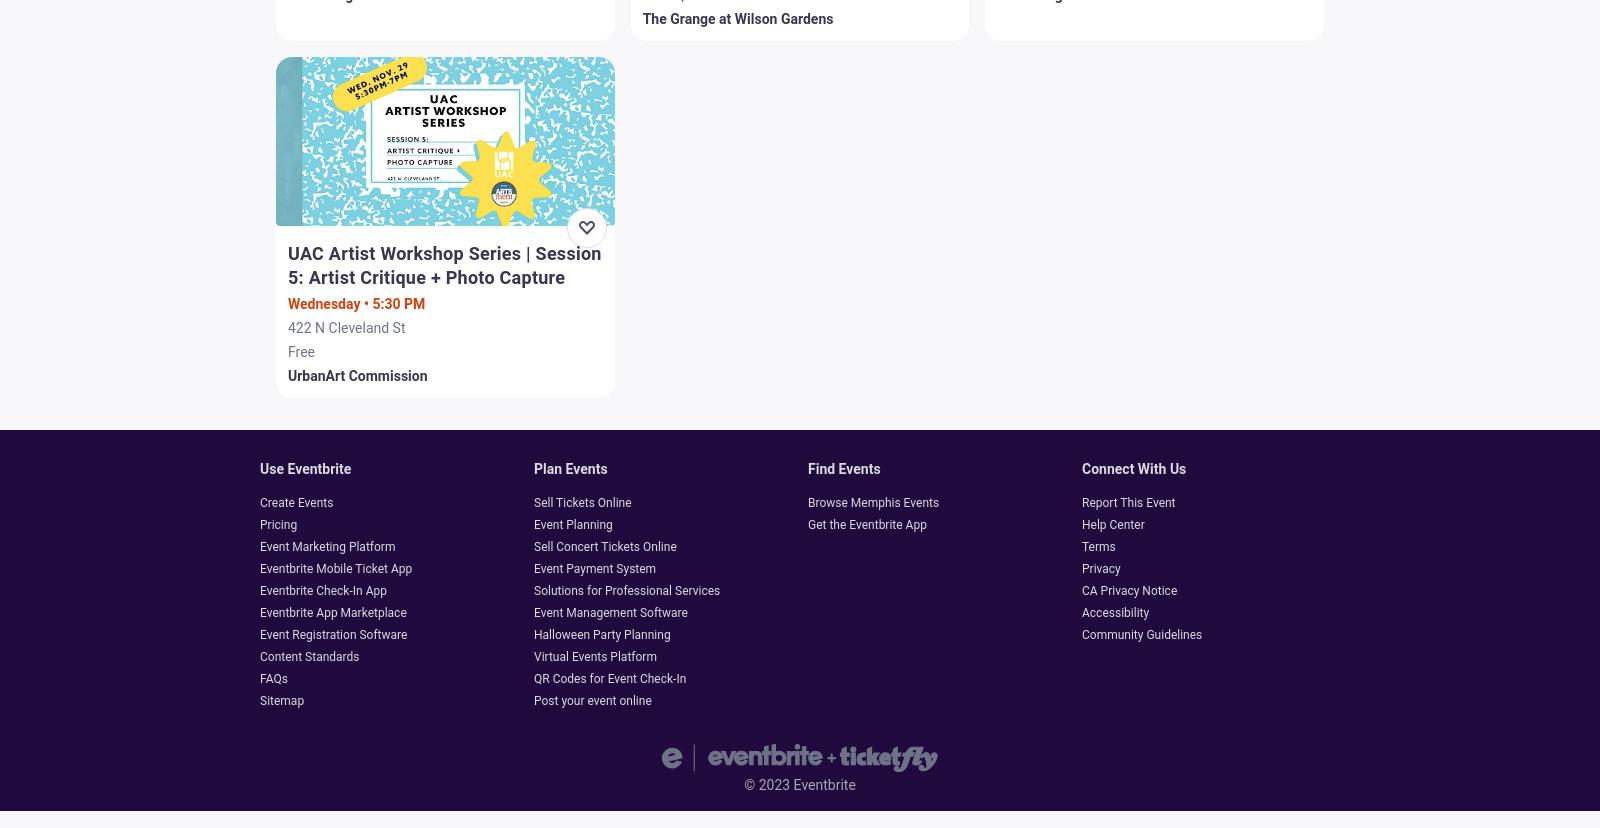 The width and height of the screenshot is (1600, 828). Describe the element at coordinates (1141, 634) in the screenshot. I see `'Community Guidelines'` at that location.